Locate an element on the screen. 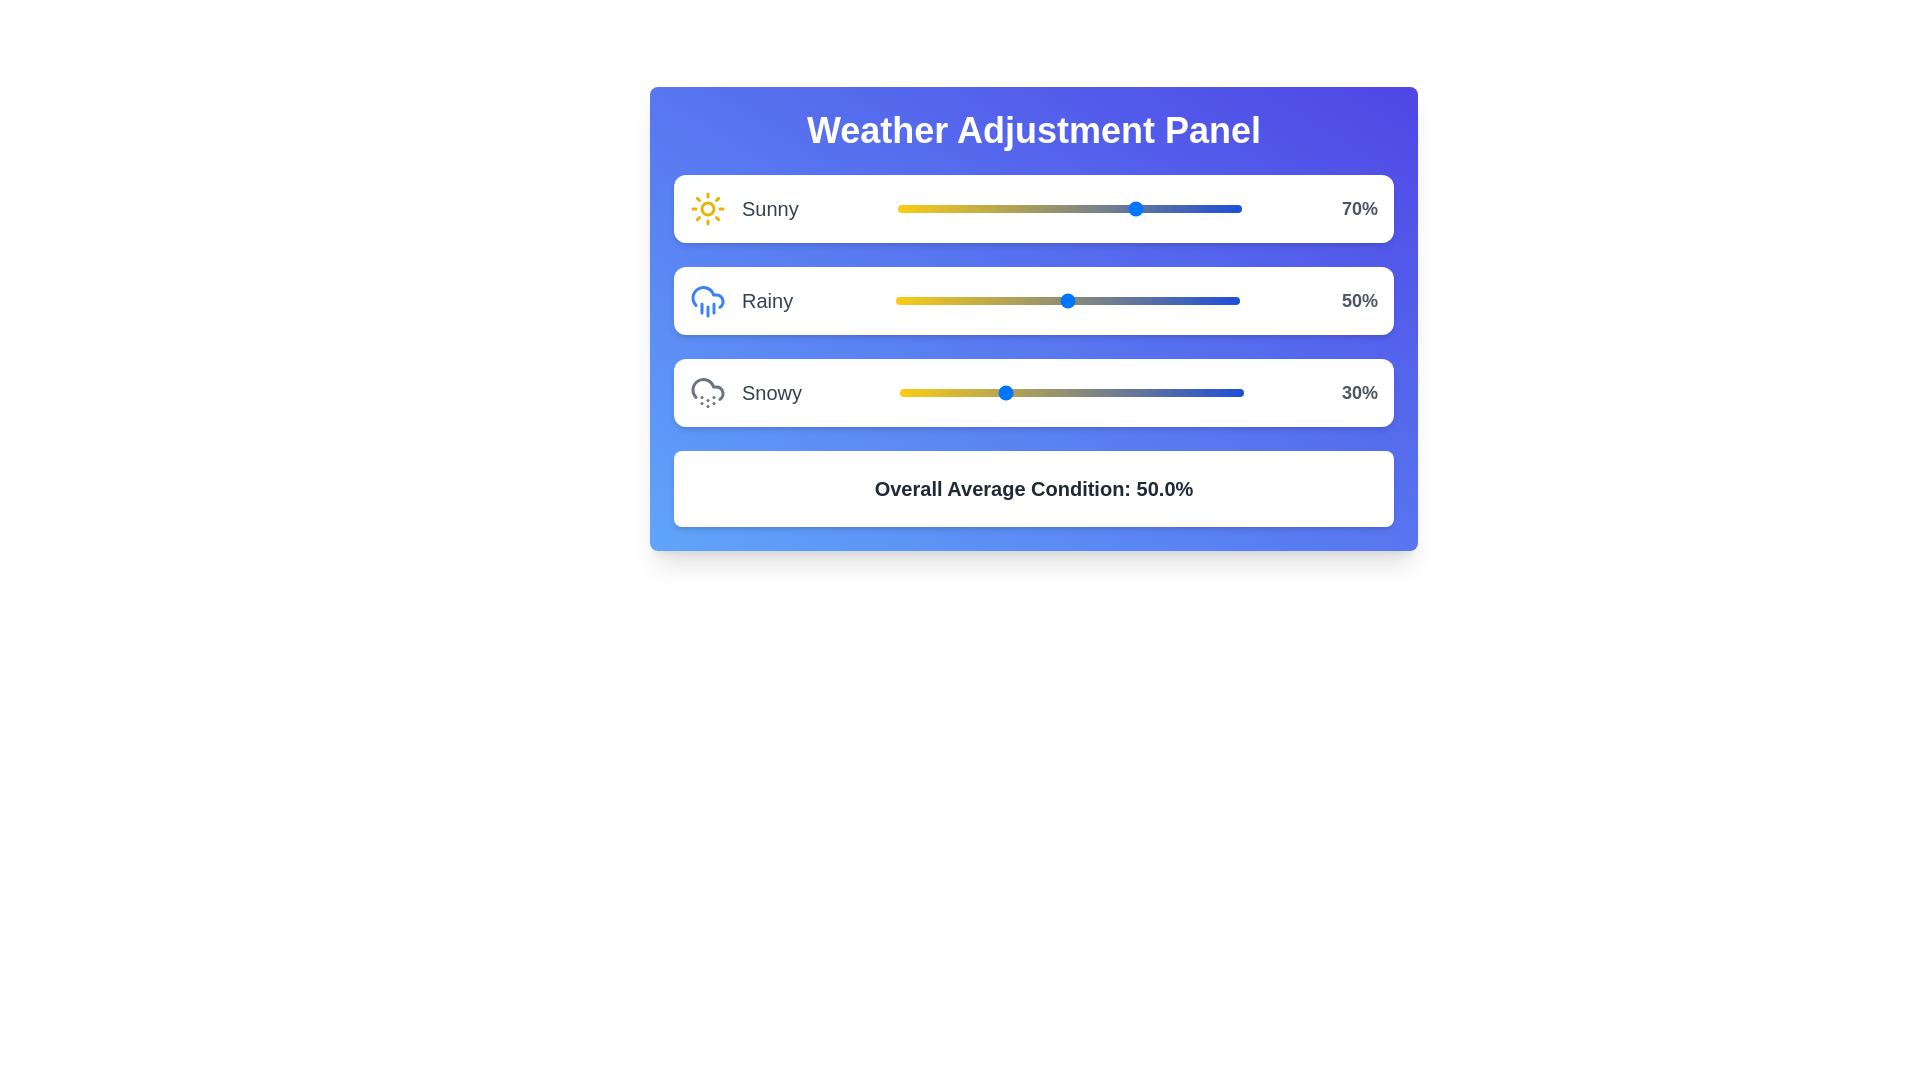  the 'Rainy' slider is located at coordinates (1126, 300).